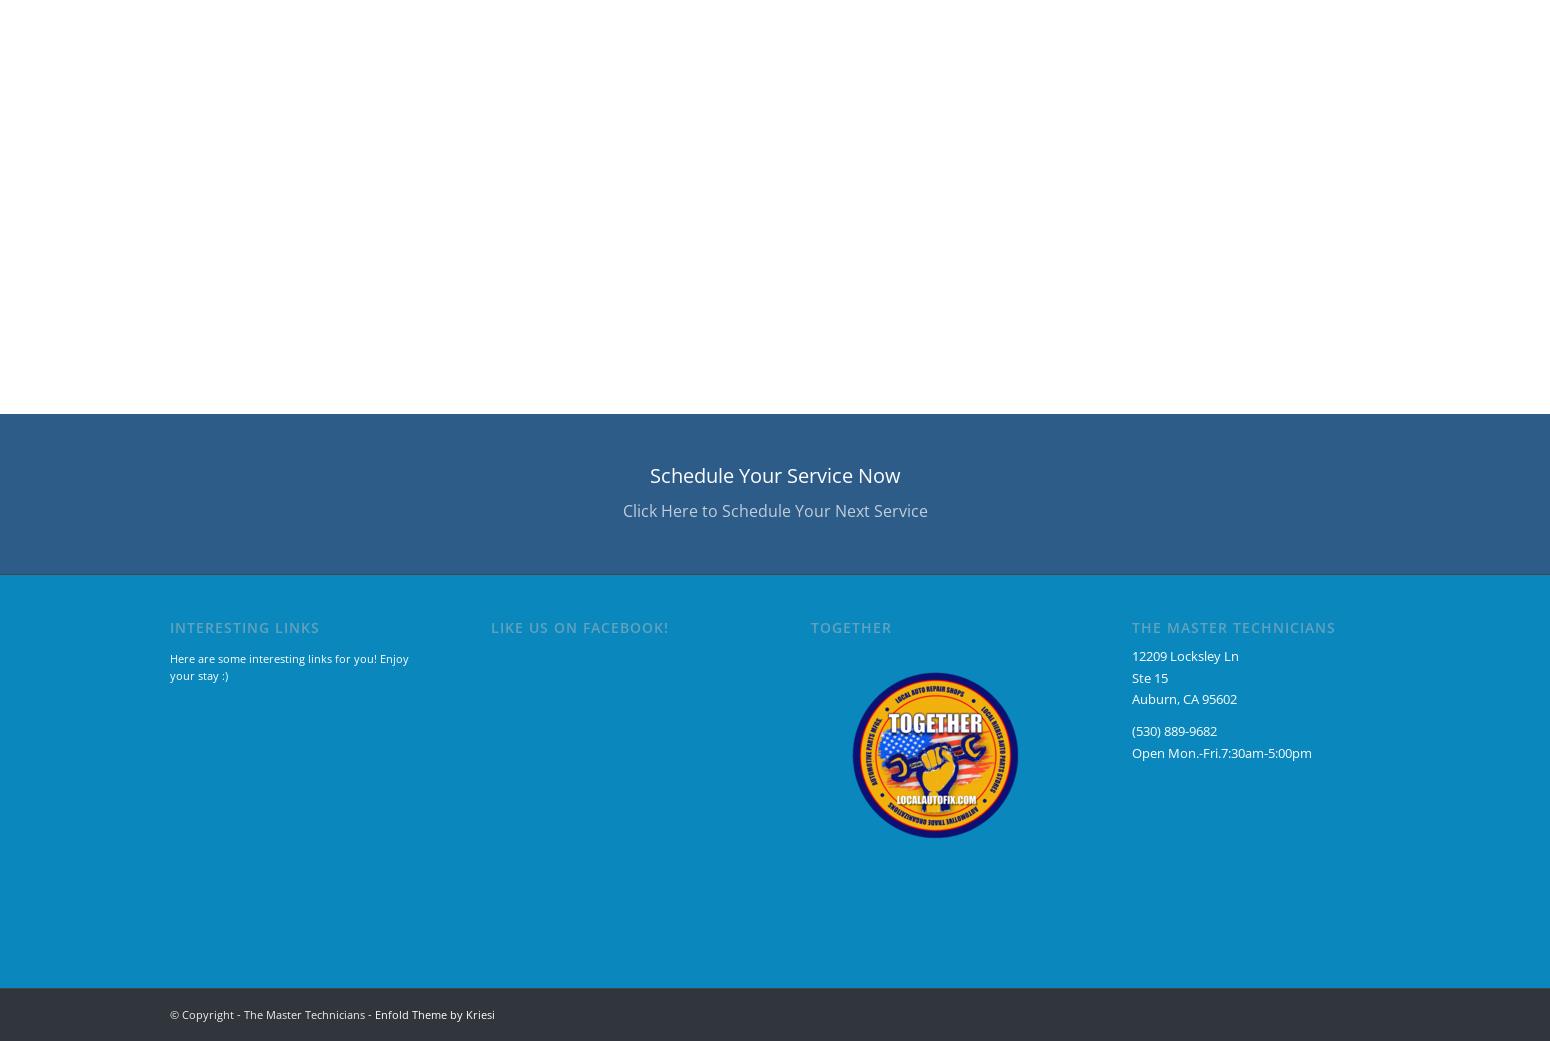  What do you see at coordinates (289, 665) in the screenshot?
I see `'Here are some interesting links for you! Enjoy your stay :)'` at bounding box center [289, 665].